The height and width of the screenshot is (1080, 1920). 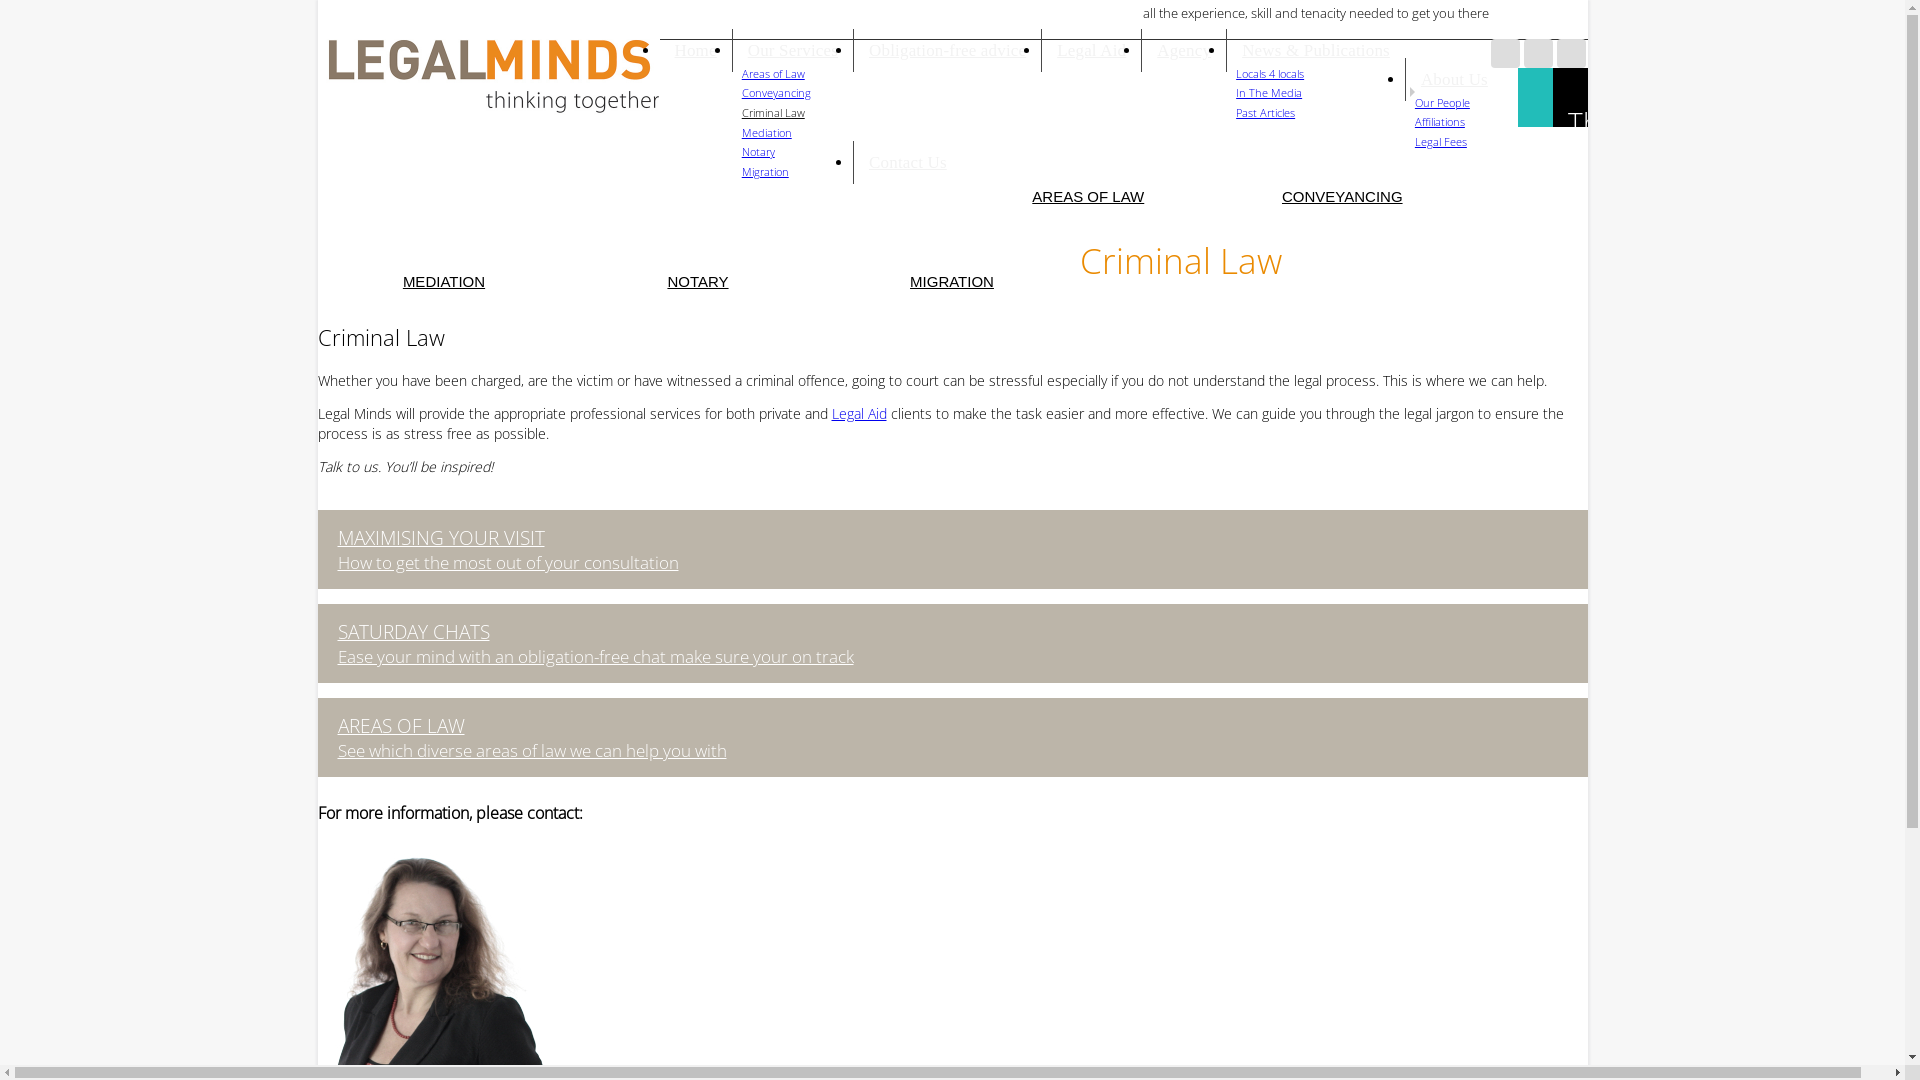 What do you see at coordinates (1404, 102) in the screenshot?
I see `'Our People'` at bounding box center [1404, 102].